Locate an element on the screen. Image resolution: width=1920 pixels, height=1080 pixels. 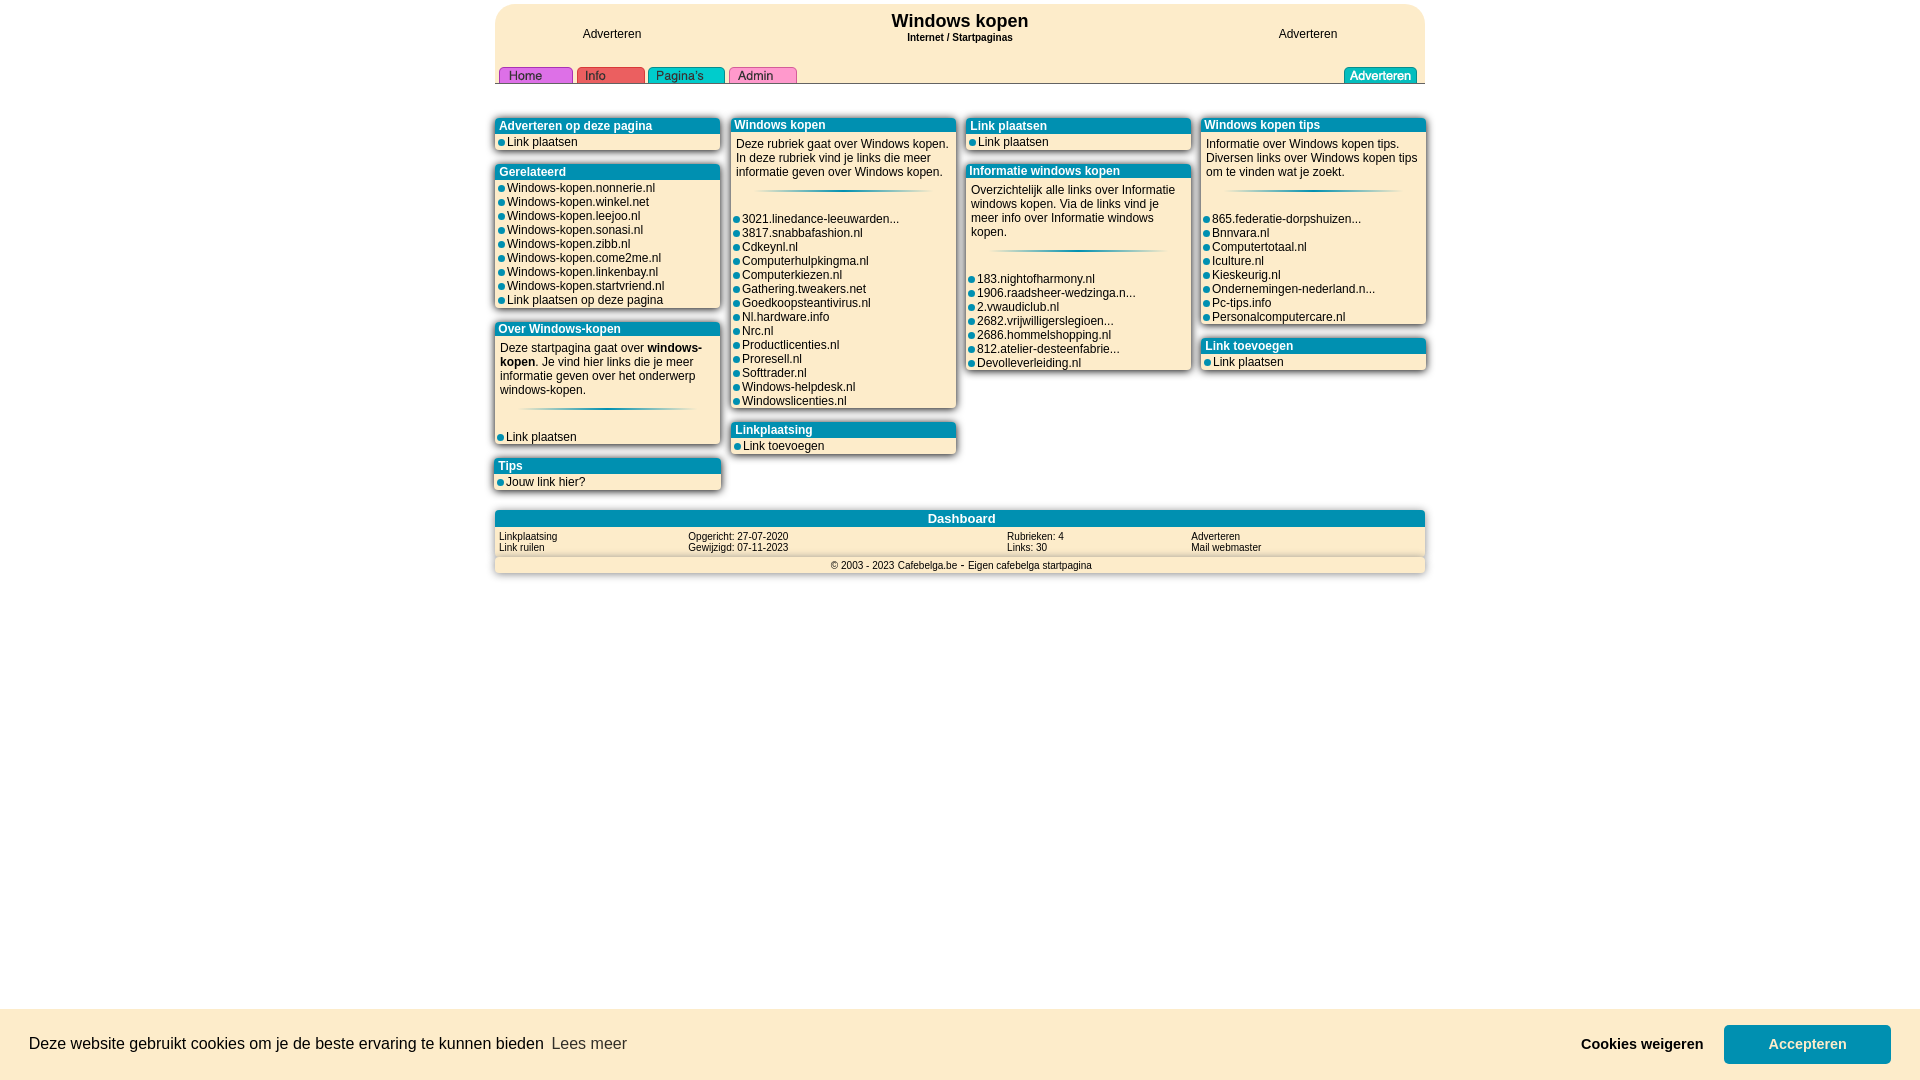
'Iculture.nl' is located at coordinates (1210, 260).